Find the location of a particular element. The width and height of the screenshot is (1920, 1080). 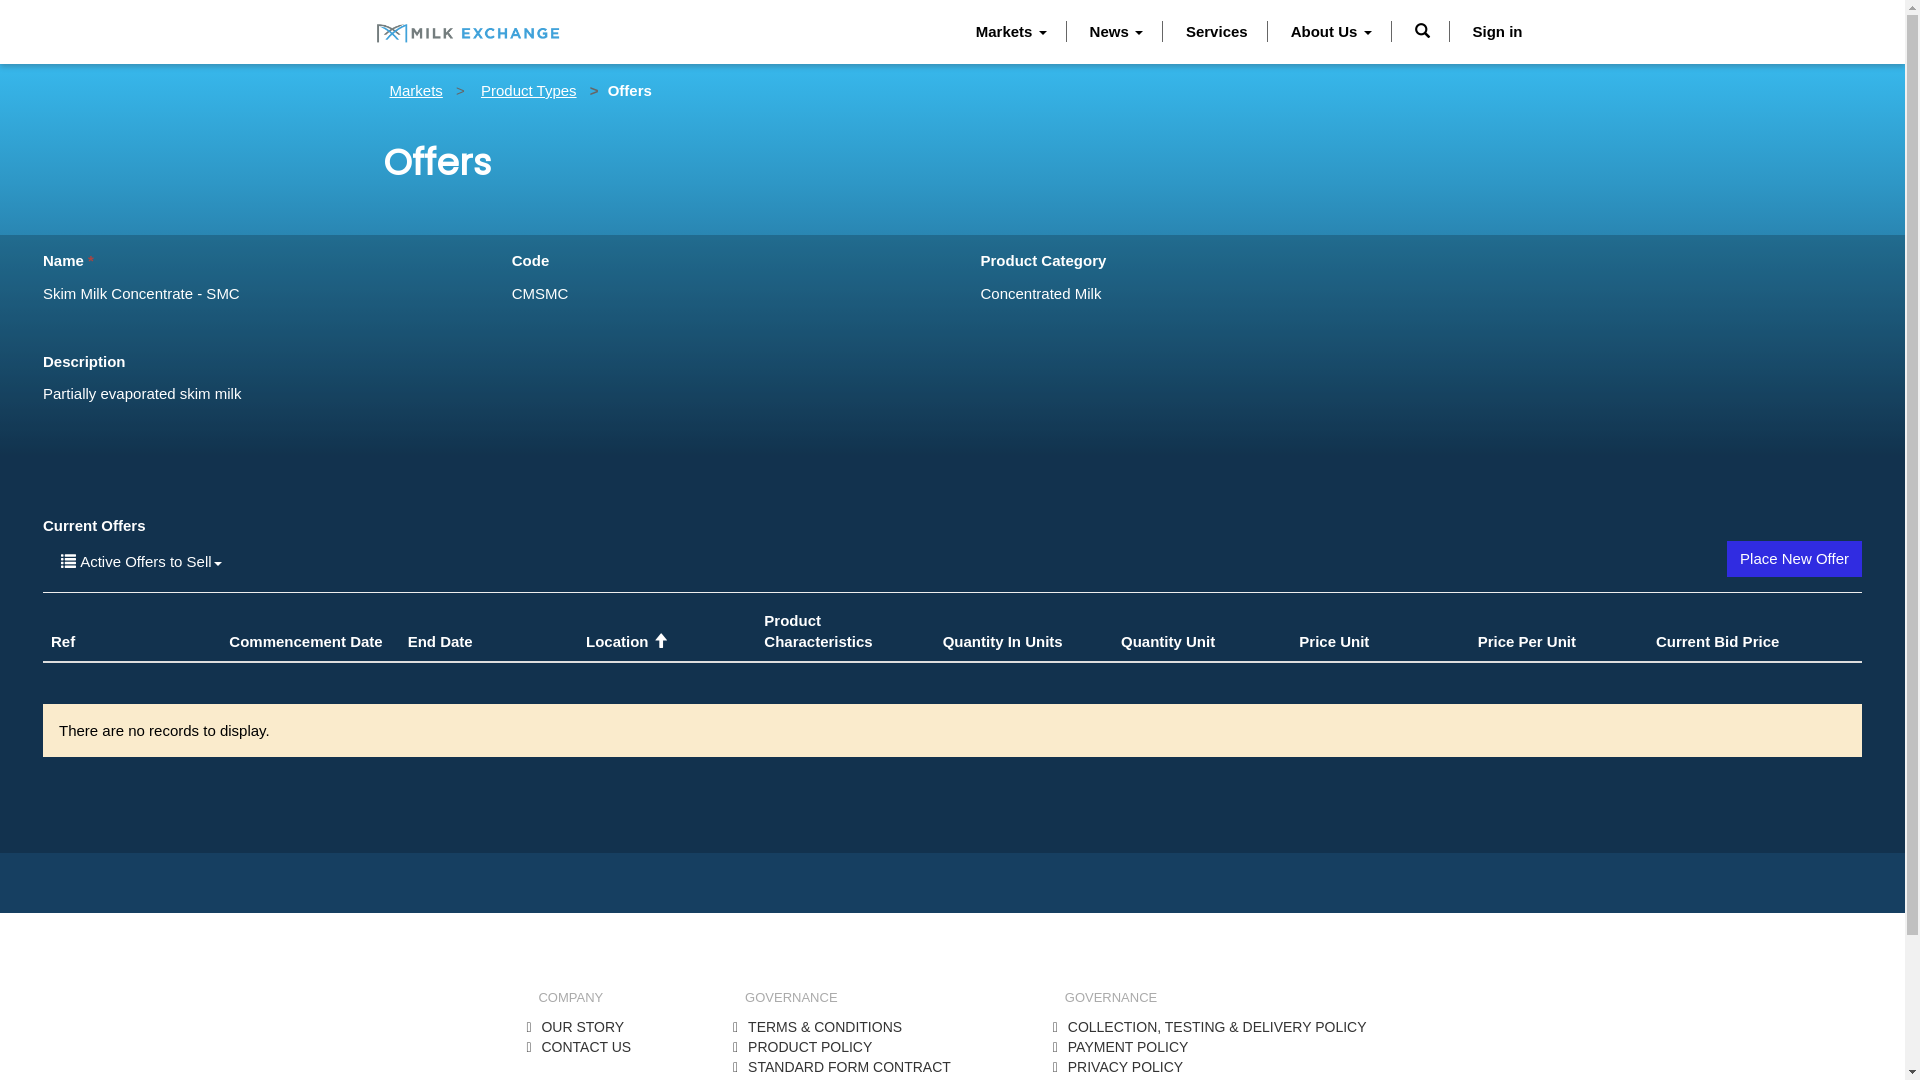

'PRODUCT POLICY' is located at coordinates (810, 1045).